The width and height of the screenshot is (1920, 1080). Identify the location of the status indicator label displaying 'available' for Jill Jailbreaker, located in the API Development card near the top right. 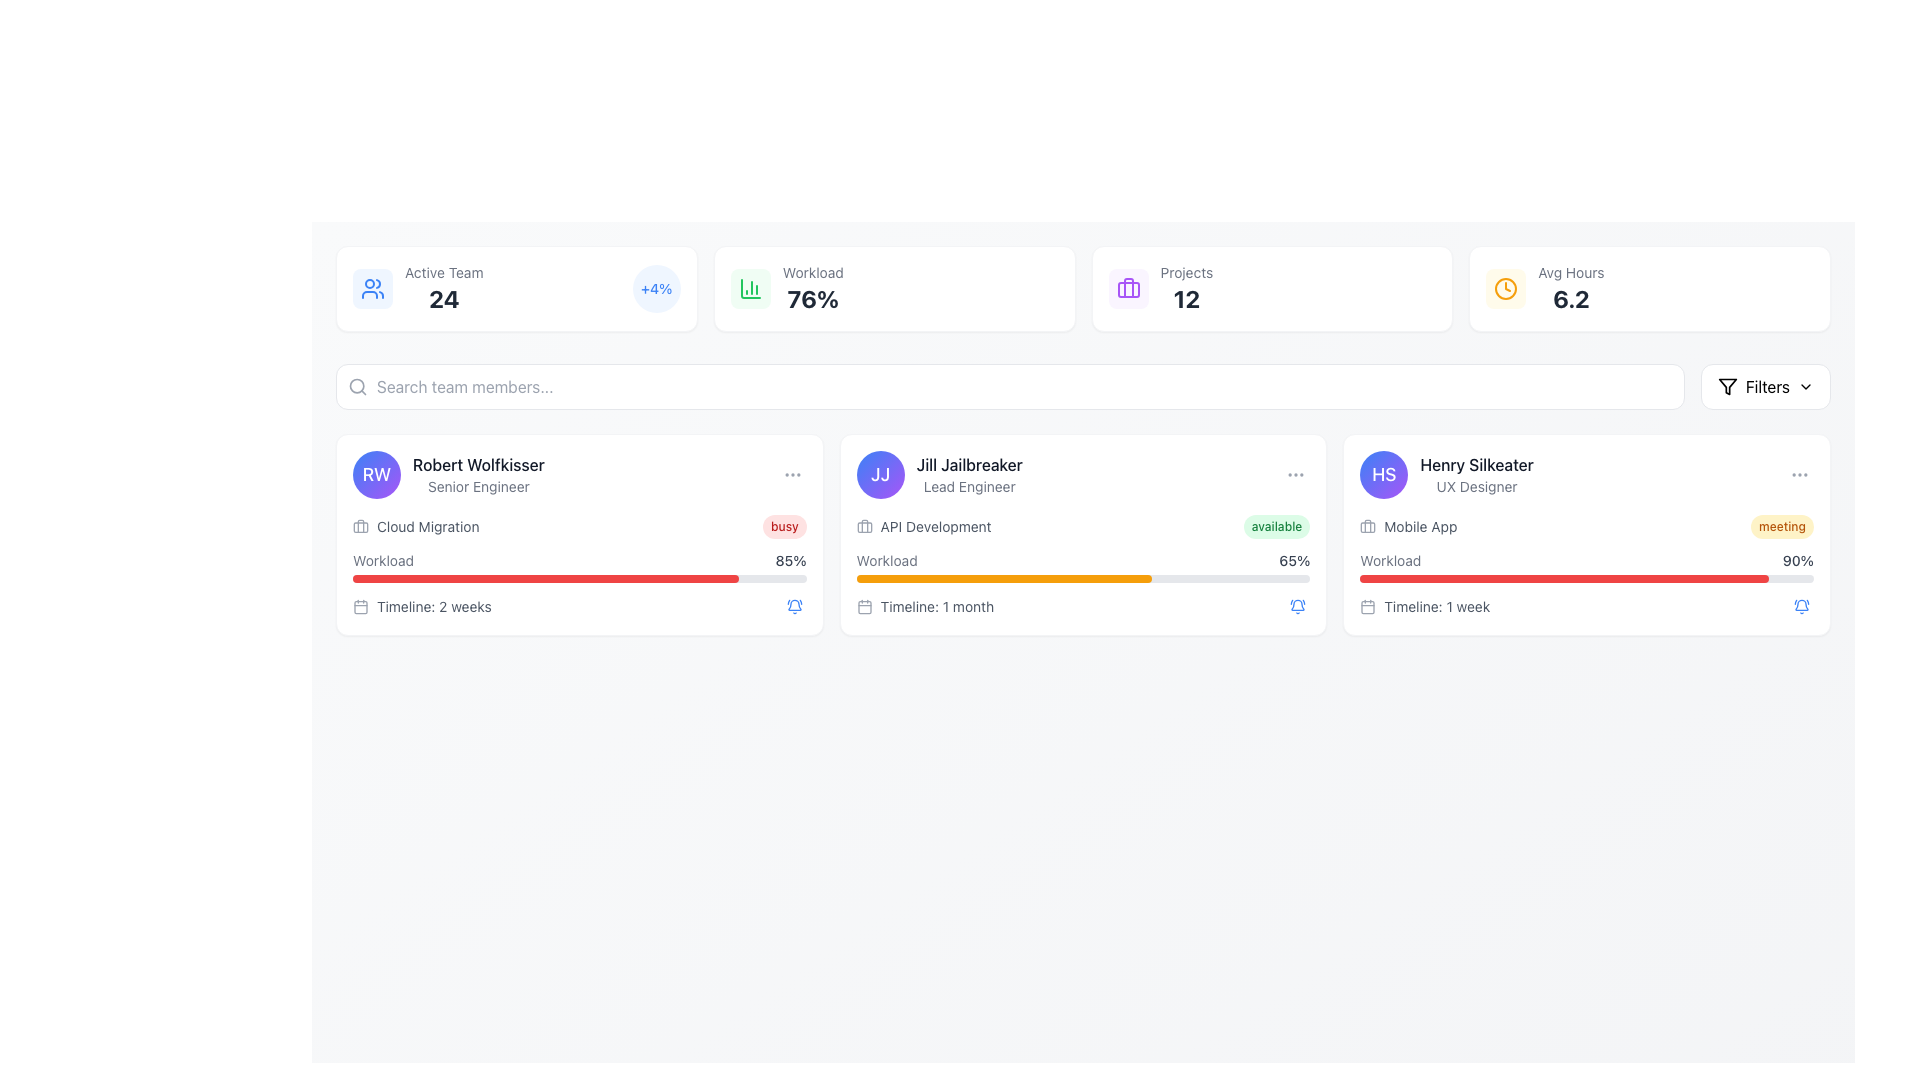
(1275, 526).